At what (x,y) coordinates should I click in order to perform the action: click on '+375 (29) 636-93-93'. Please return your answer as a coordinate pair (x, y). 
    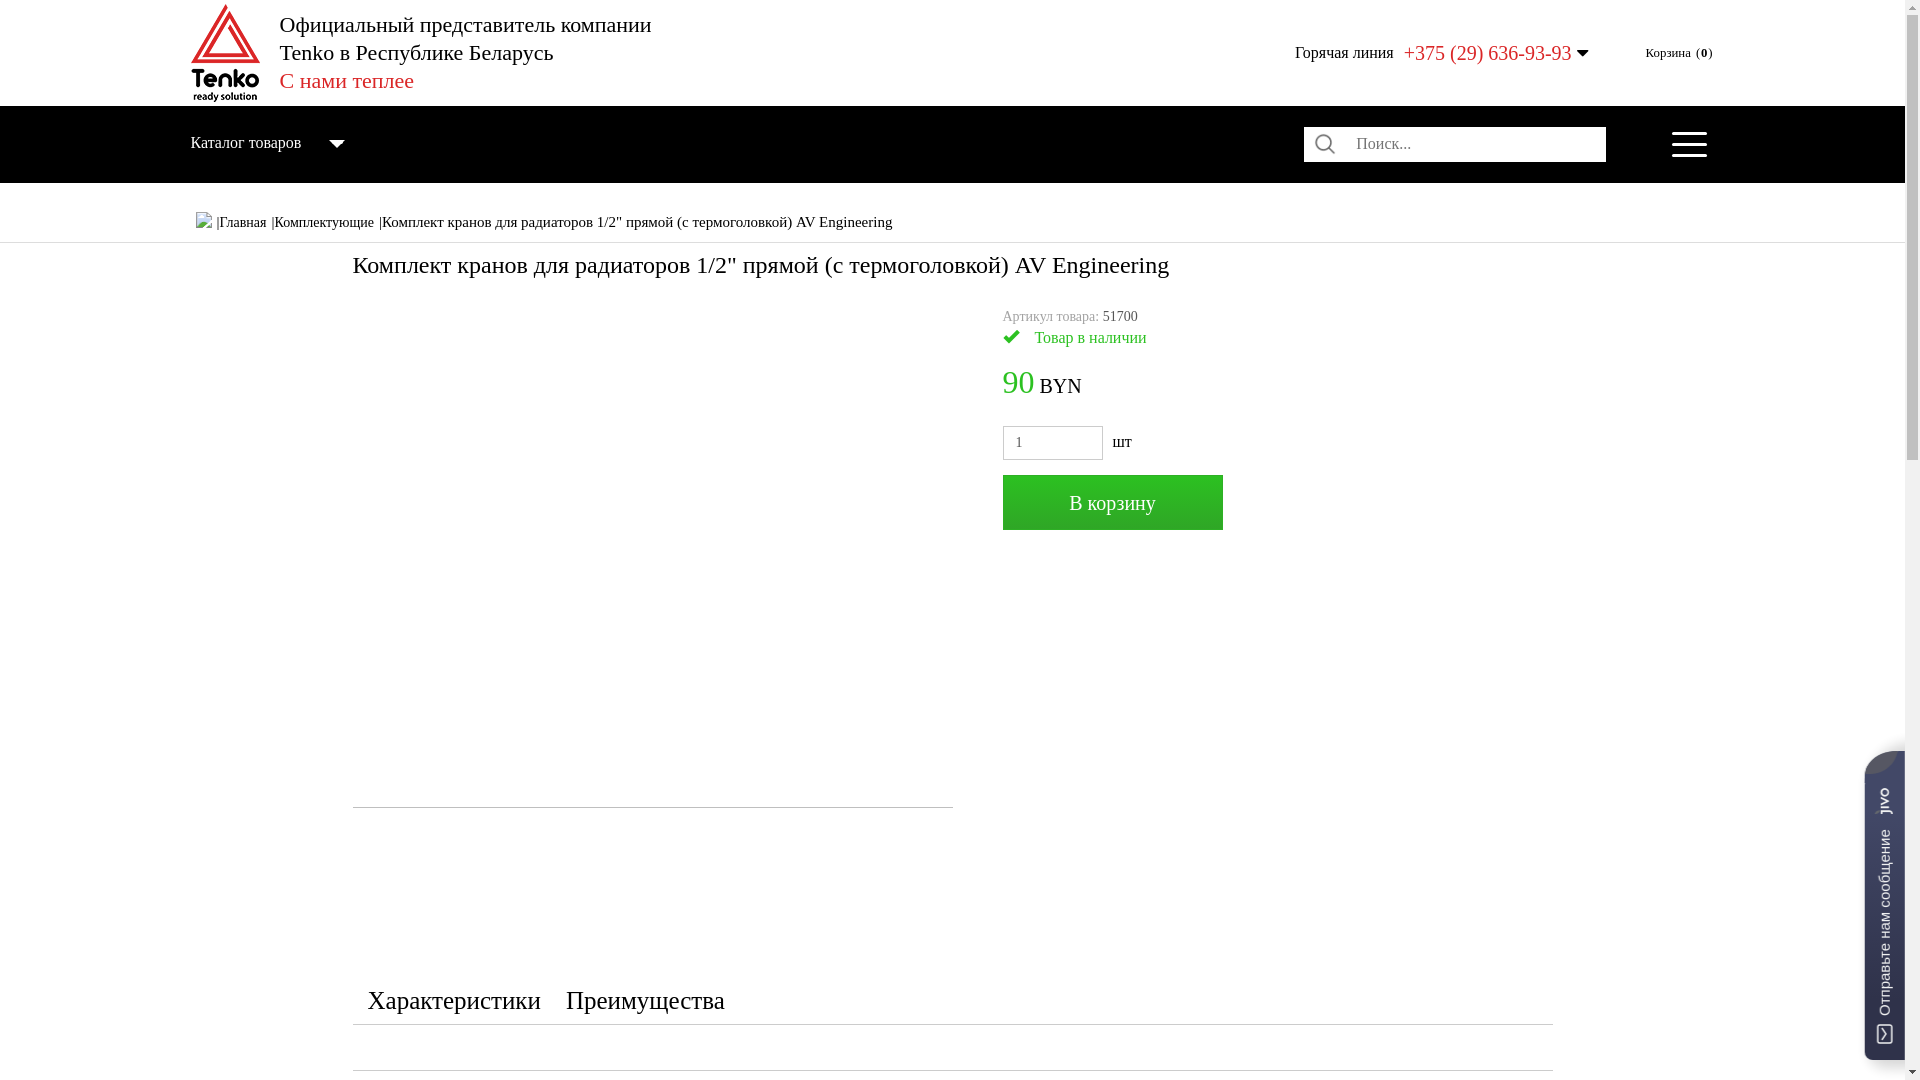
    Looking at the image, I should click on (1488, 52).